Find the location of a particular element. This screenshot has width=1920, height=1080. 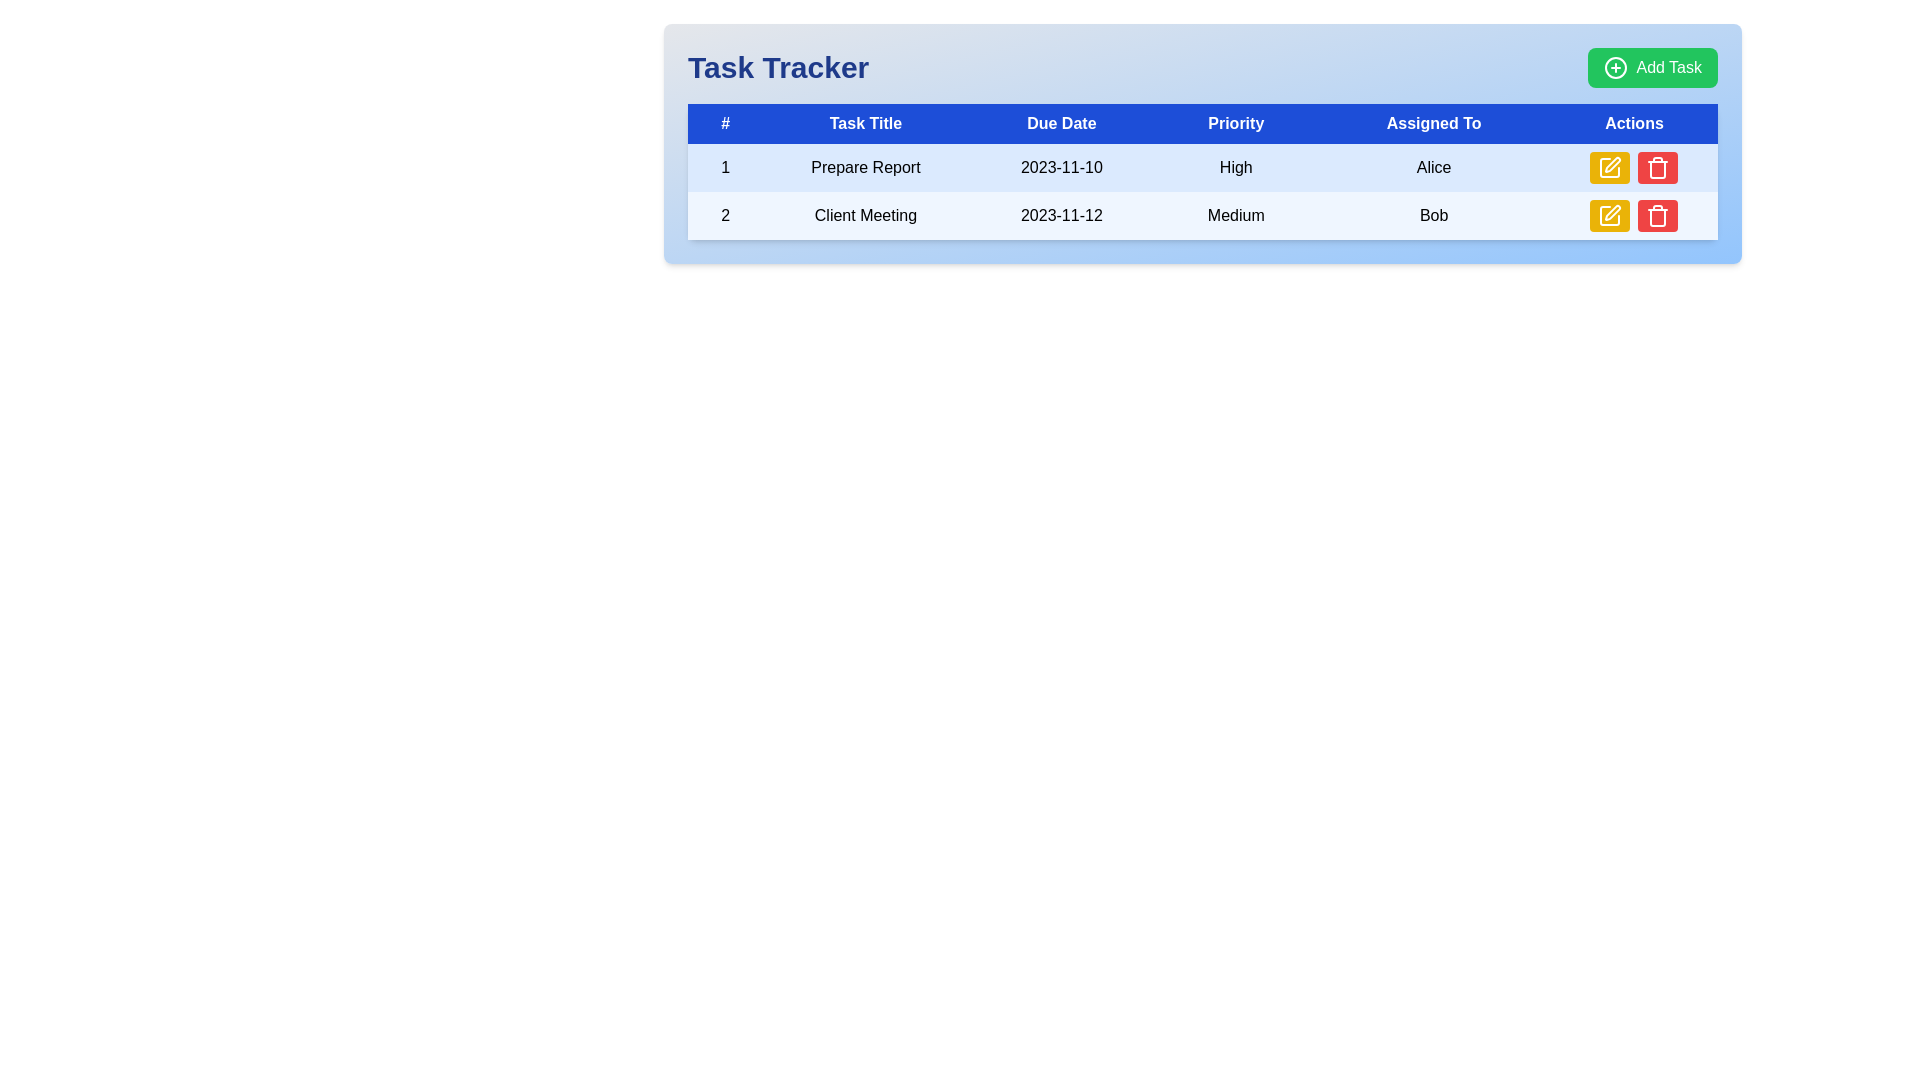

the 'Priority' column header in the table, which is the fourth header following '#', 'Task Title', and 'Due Date', and preceding 'Assigned To' and 'Actions' is located at coordinates (1235, 123).